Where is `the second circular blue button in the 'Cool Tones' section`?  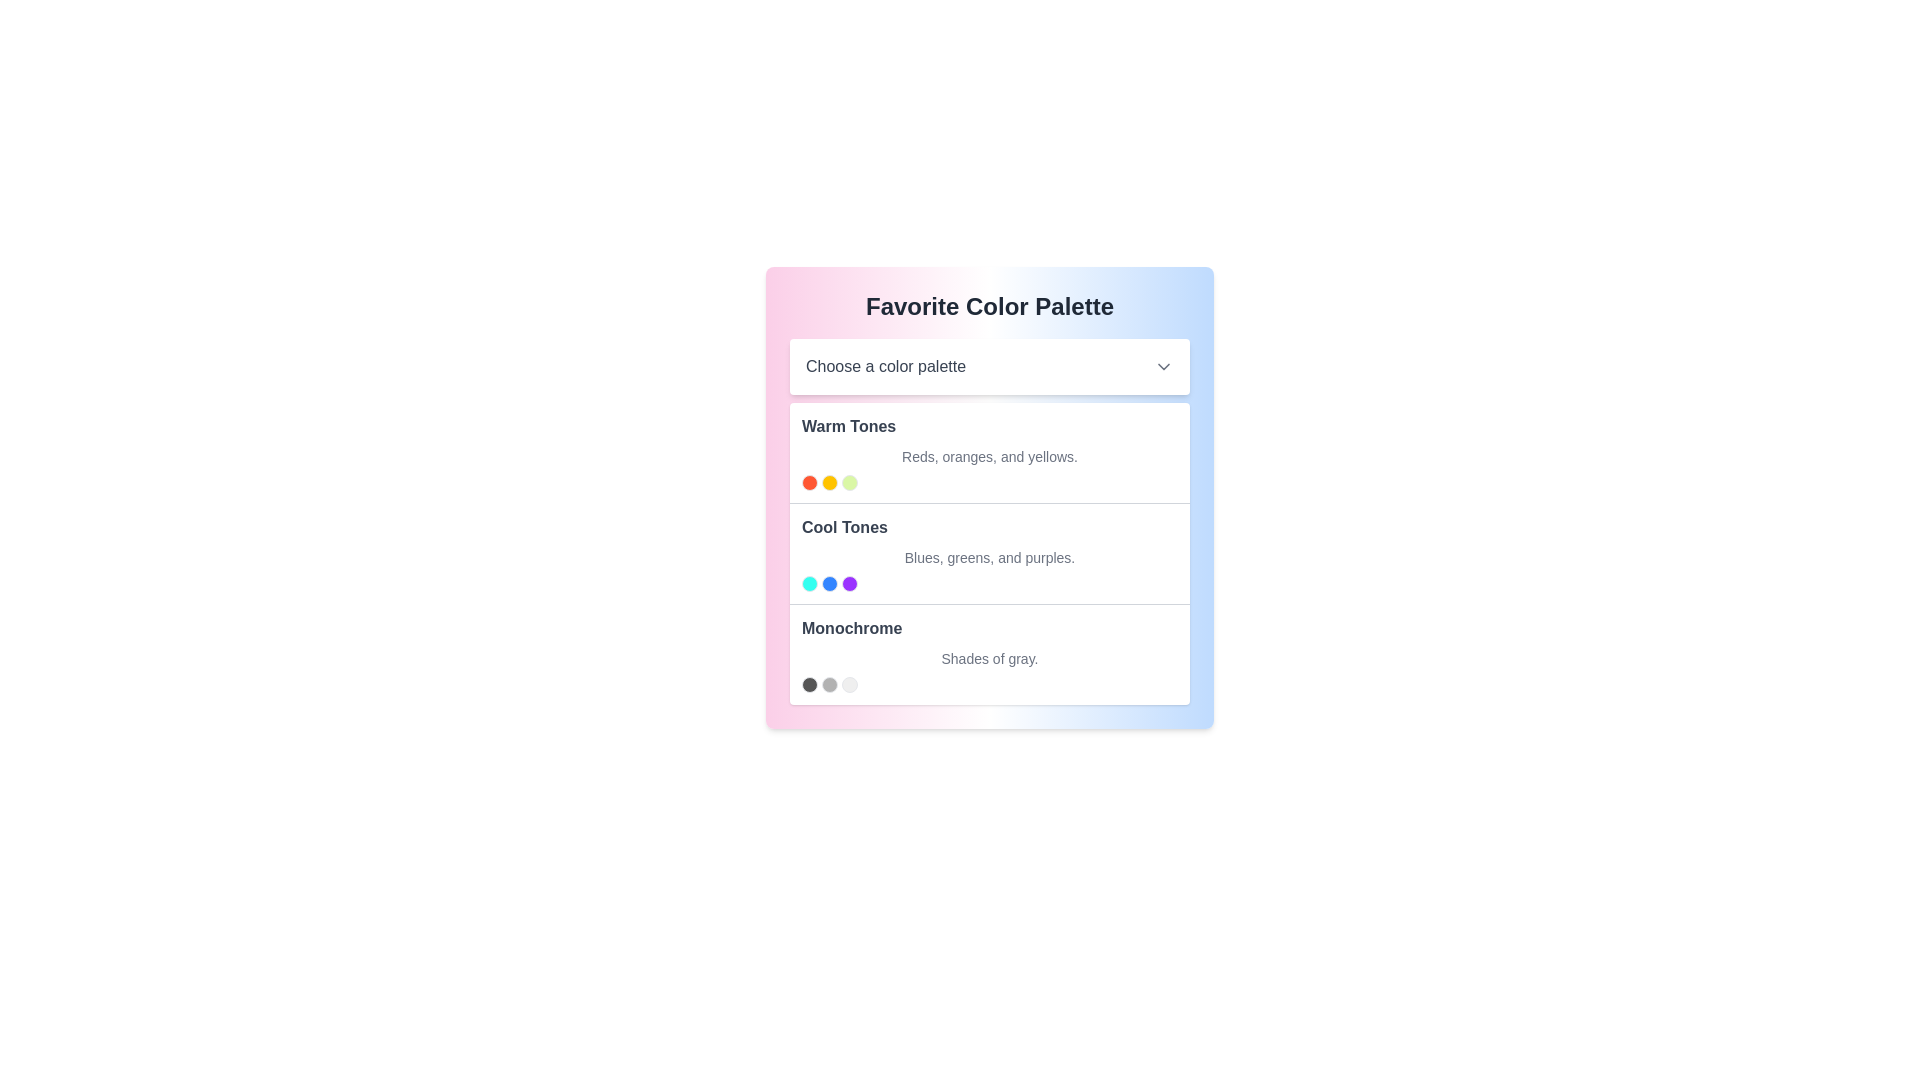 the second circular blue button in the 'Cool Tones' section is located at coordinates (830, 583).